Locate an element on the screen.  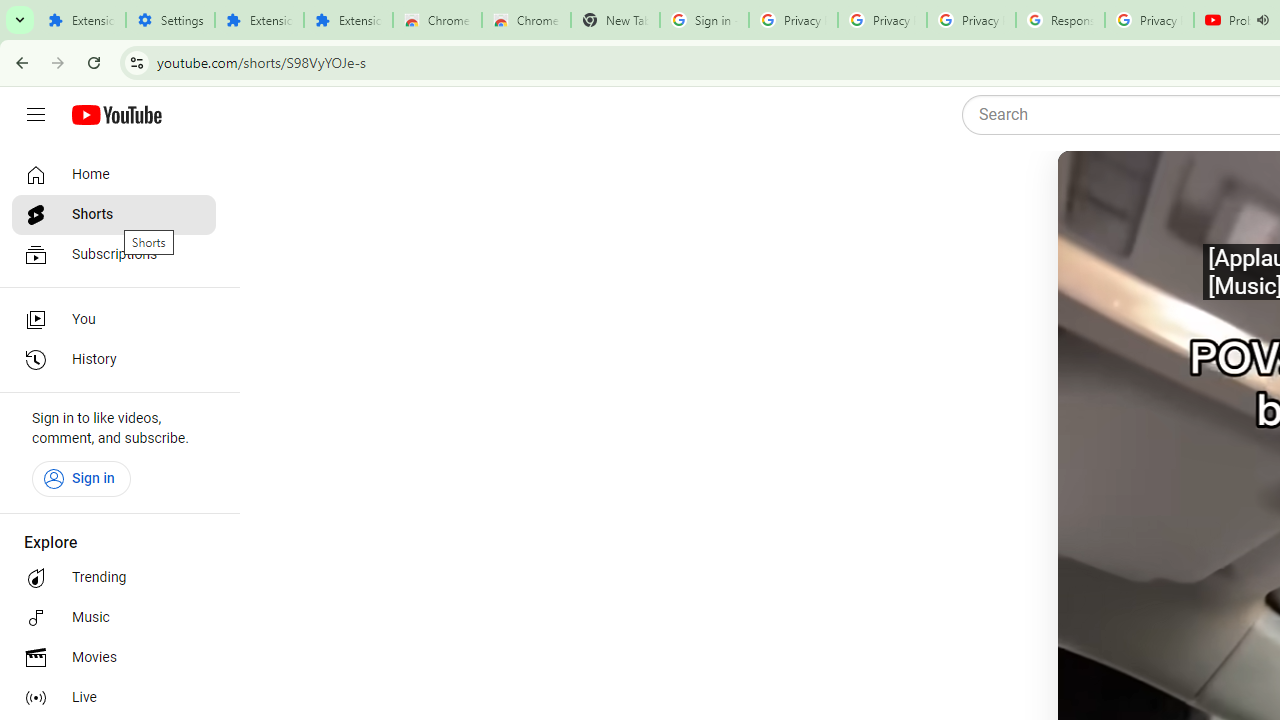
'Settings' is located at coordinates (170, 20).